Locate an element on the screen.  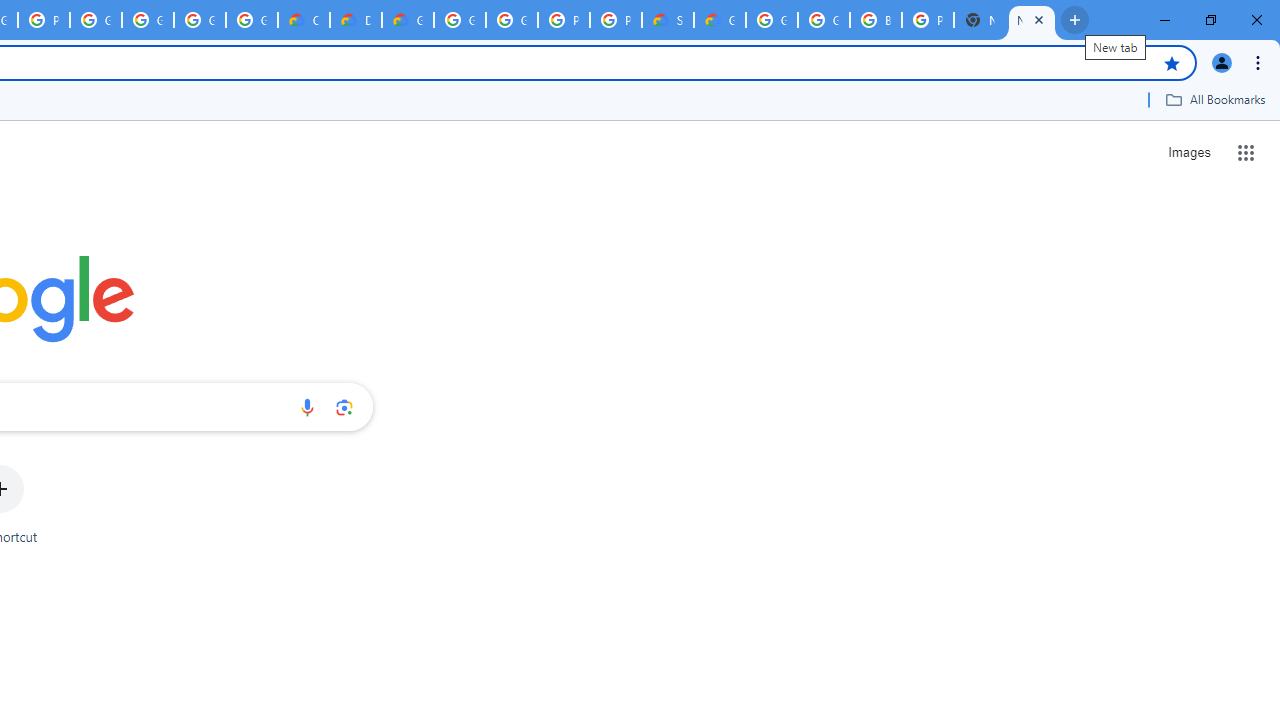
'All Bookmarks' is located at coordinates (1214, 99).